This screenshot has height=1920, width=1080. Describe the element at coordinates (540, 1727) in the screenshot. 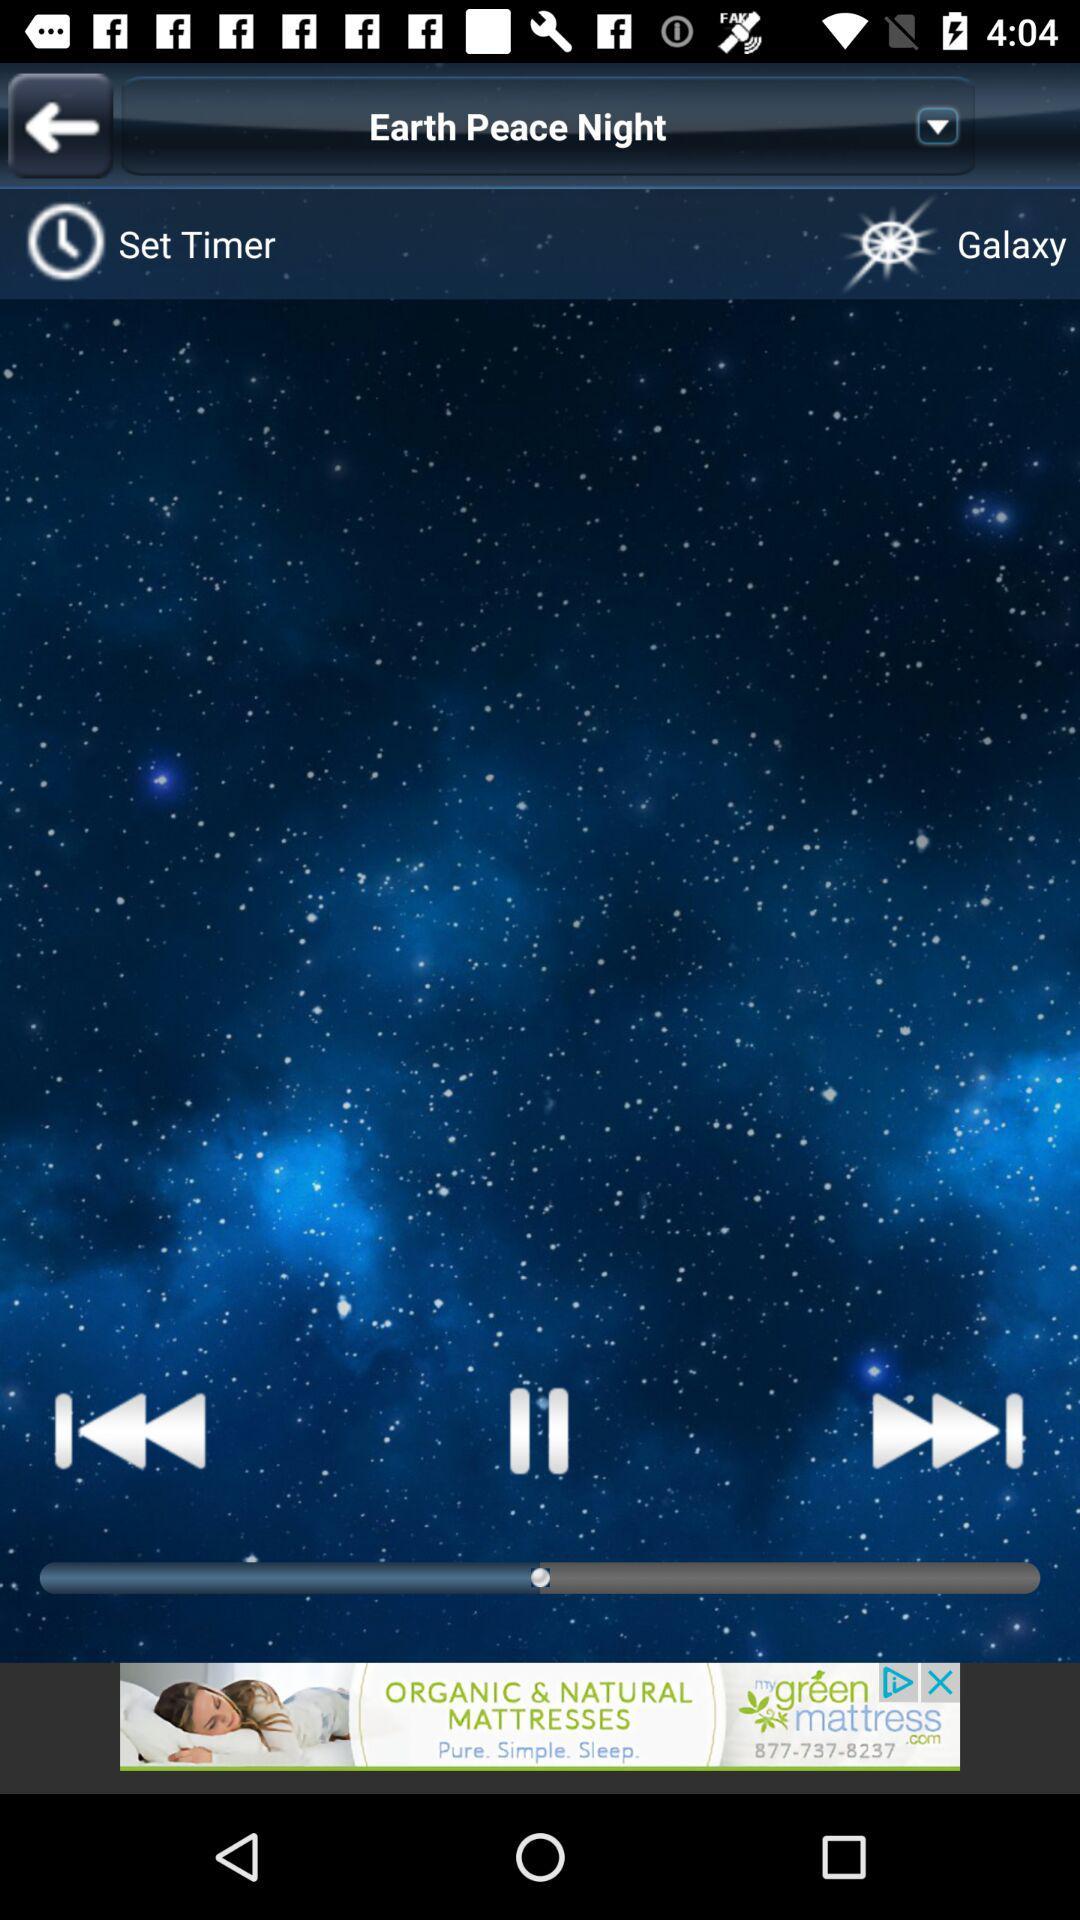

I see `advertisement page` at that location.